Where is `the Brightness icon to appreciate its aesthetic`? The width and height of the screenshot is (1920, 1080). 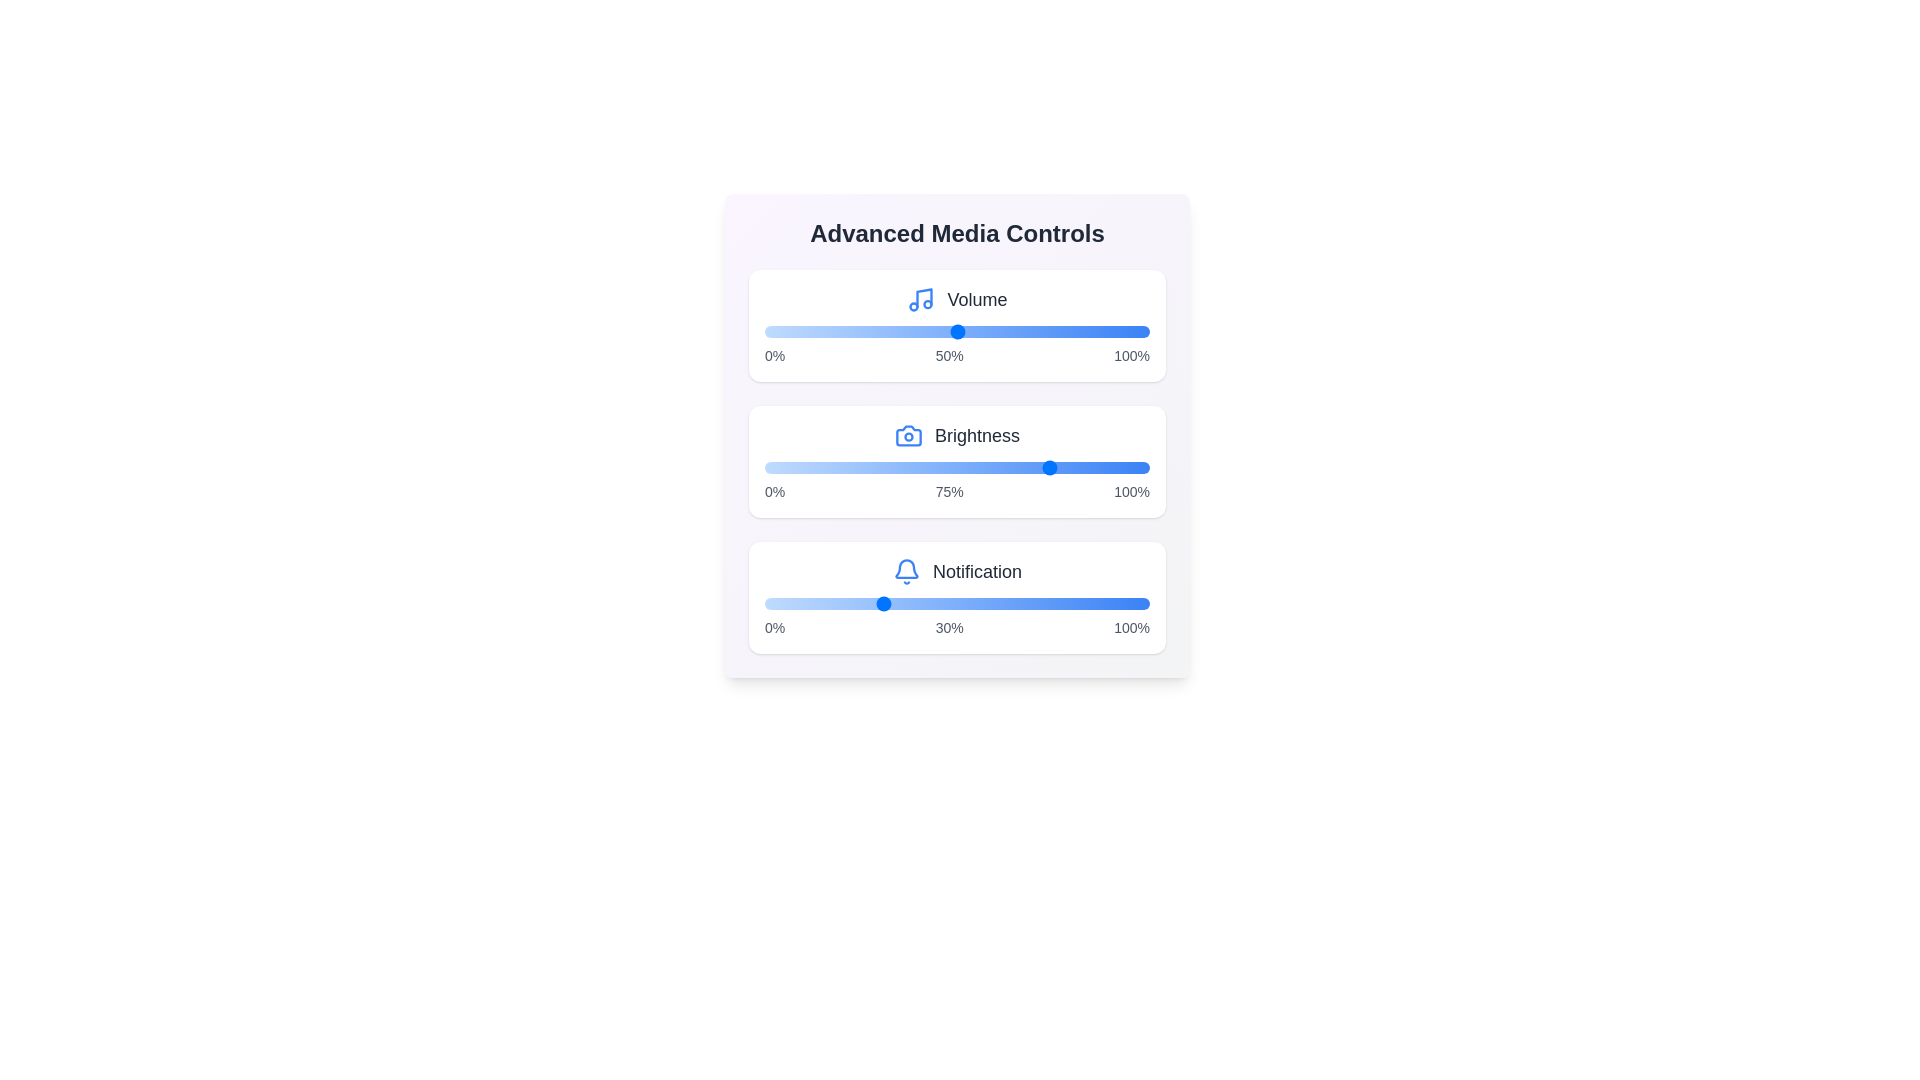 the Brightness icon to appreciate its aesthetic is located at coordinates (907, 434).